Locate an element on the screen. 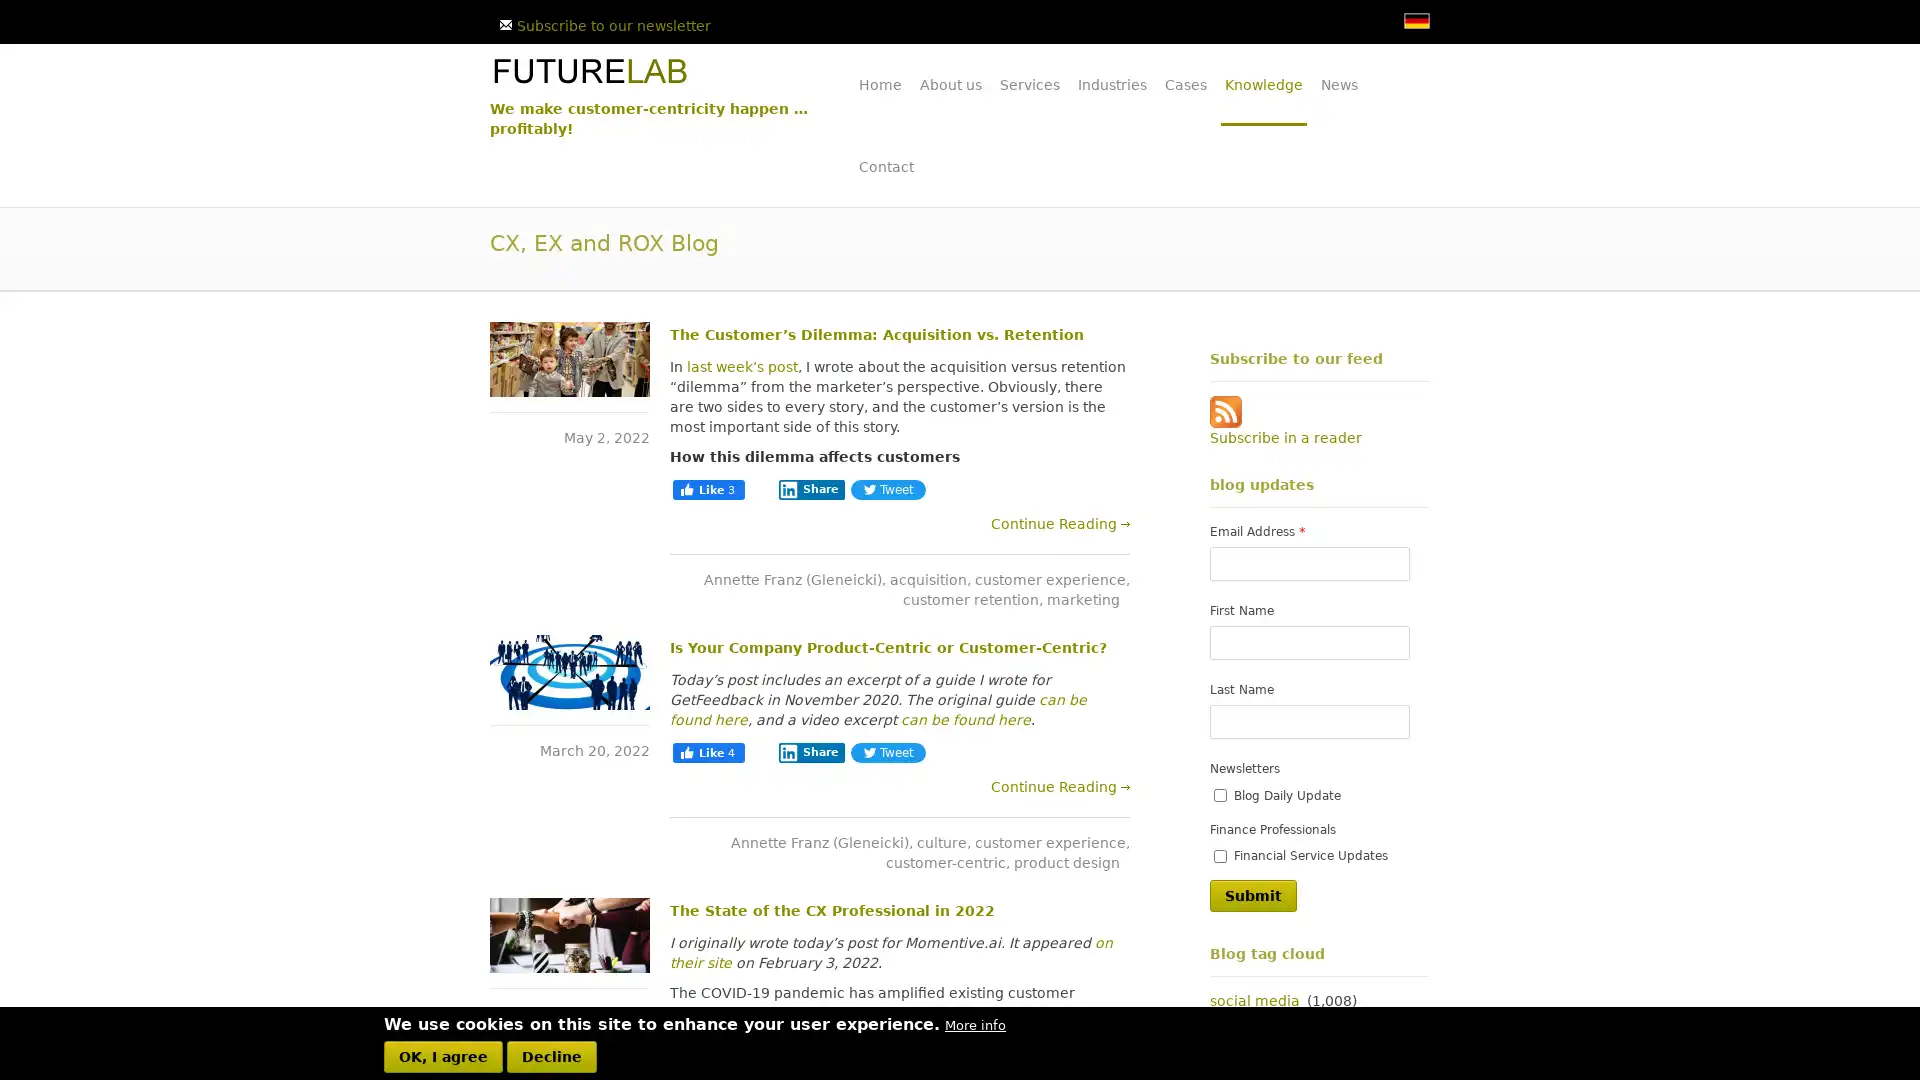 This screenshot has height=1080, width=1920. Share is located at coordinates (811, 489).